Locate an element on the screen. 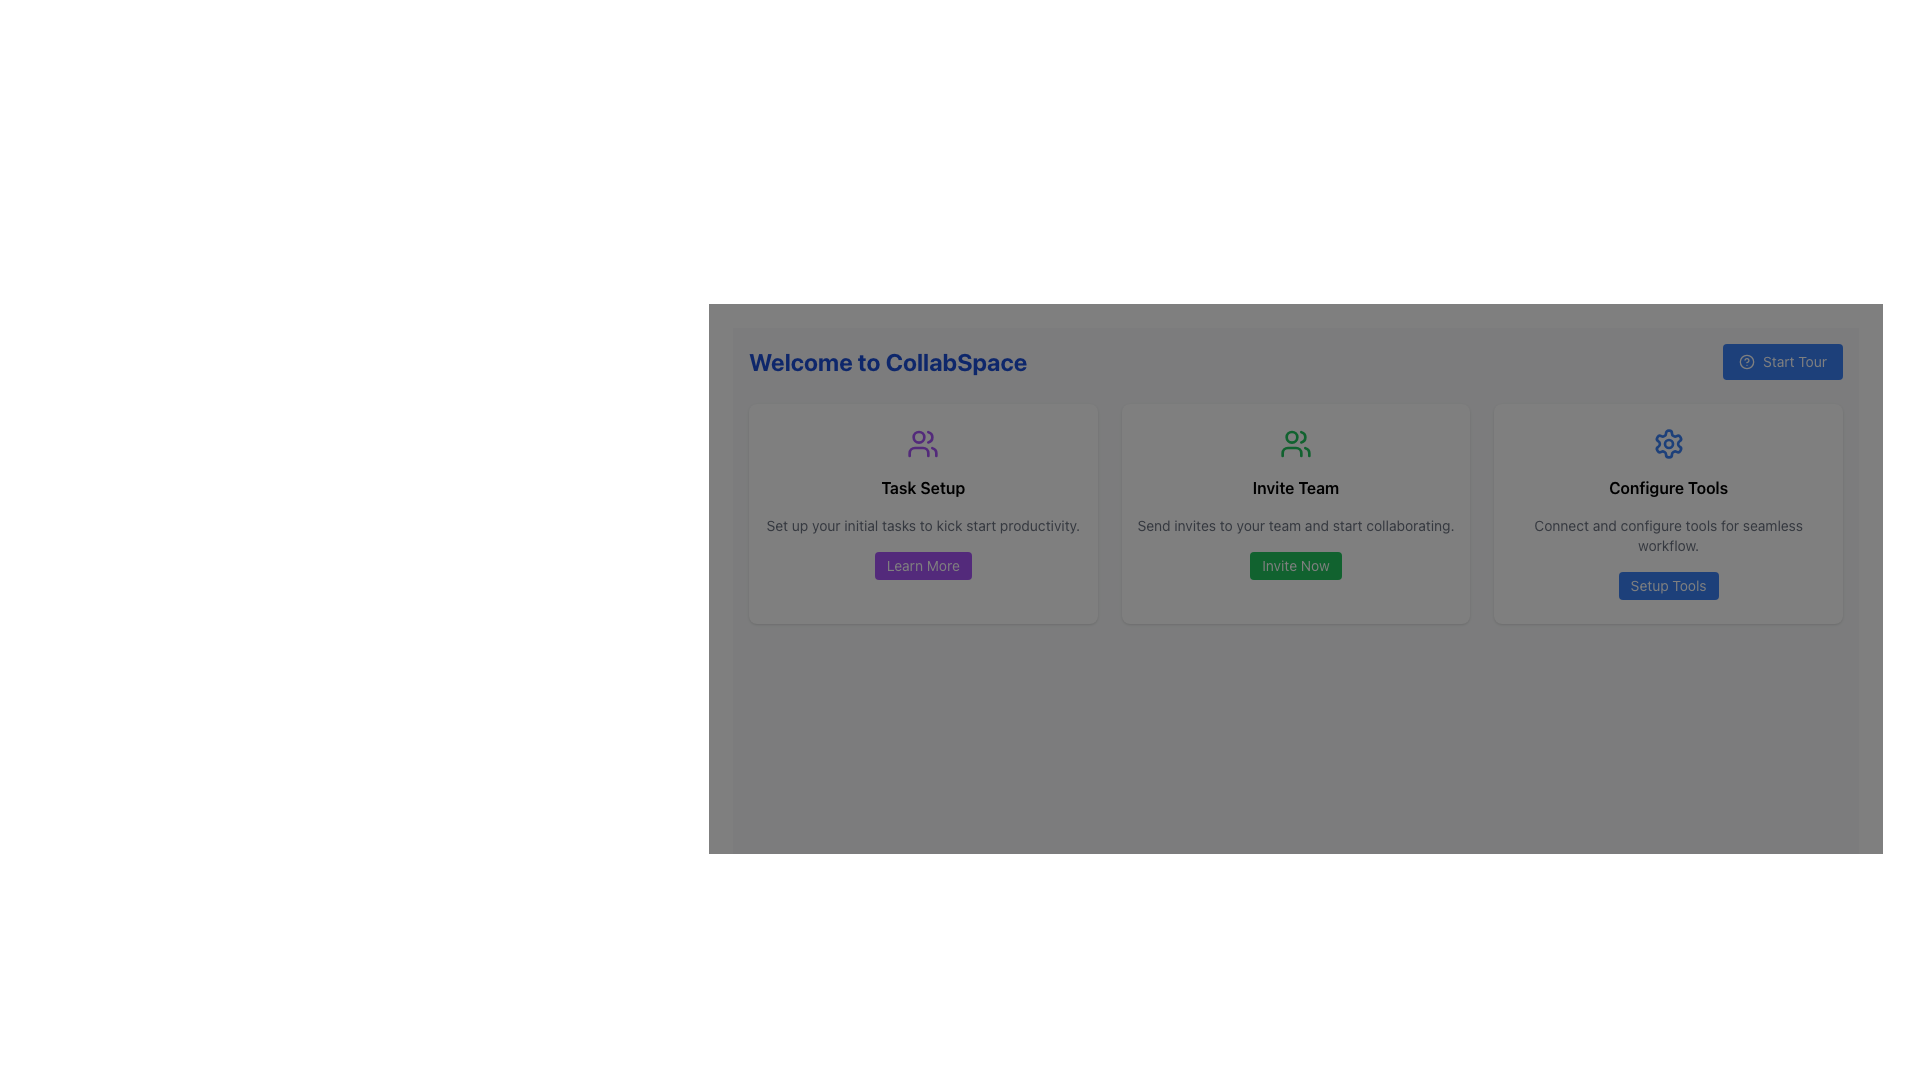 Image resolution: width=1920 pixels, height=1080 pixels. the 'Invite Team' text label, which is styled in bold and located beneath a green group icon within the second card of a three-card layout is located at coordinates (1296, 488).